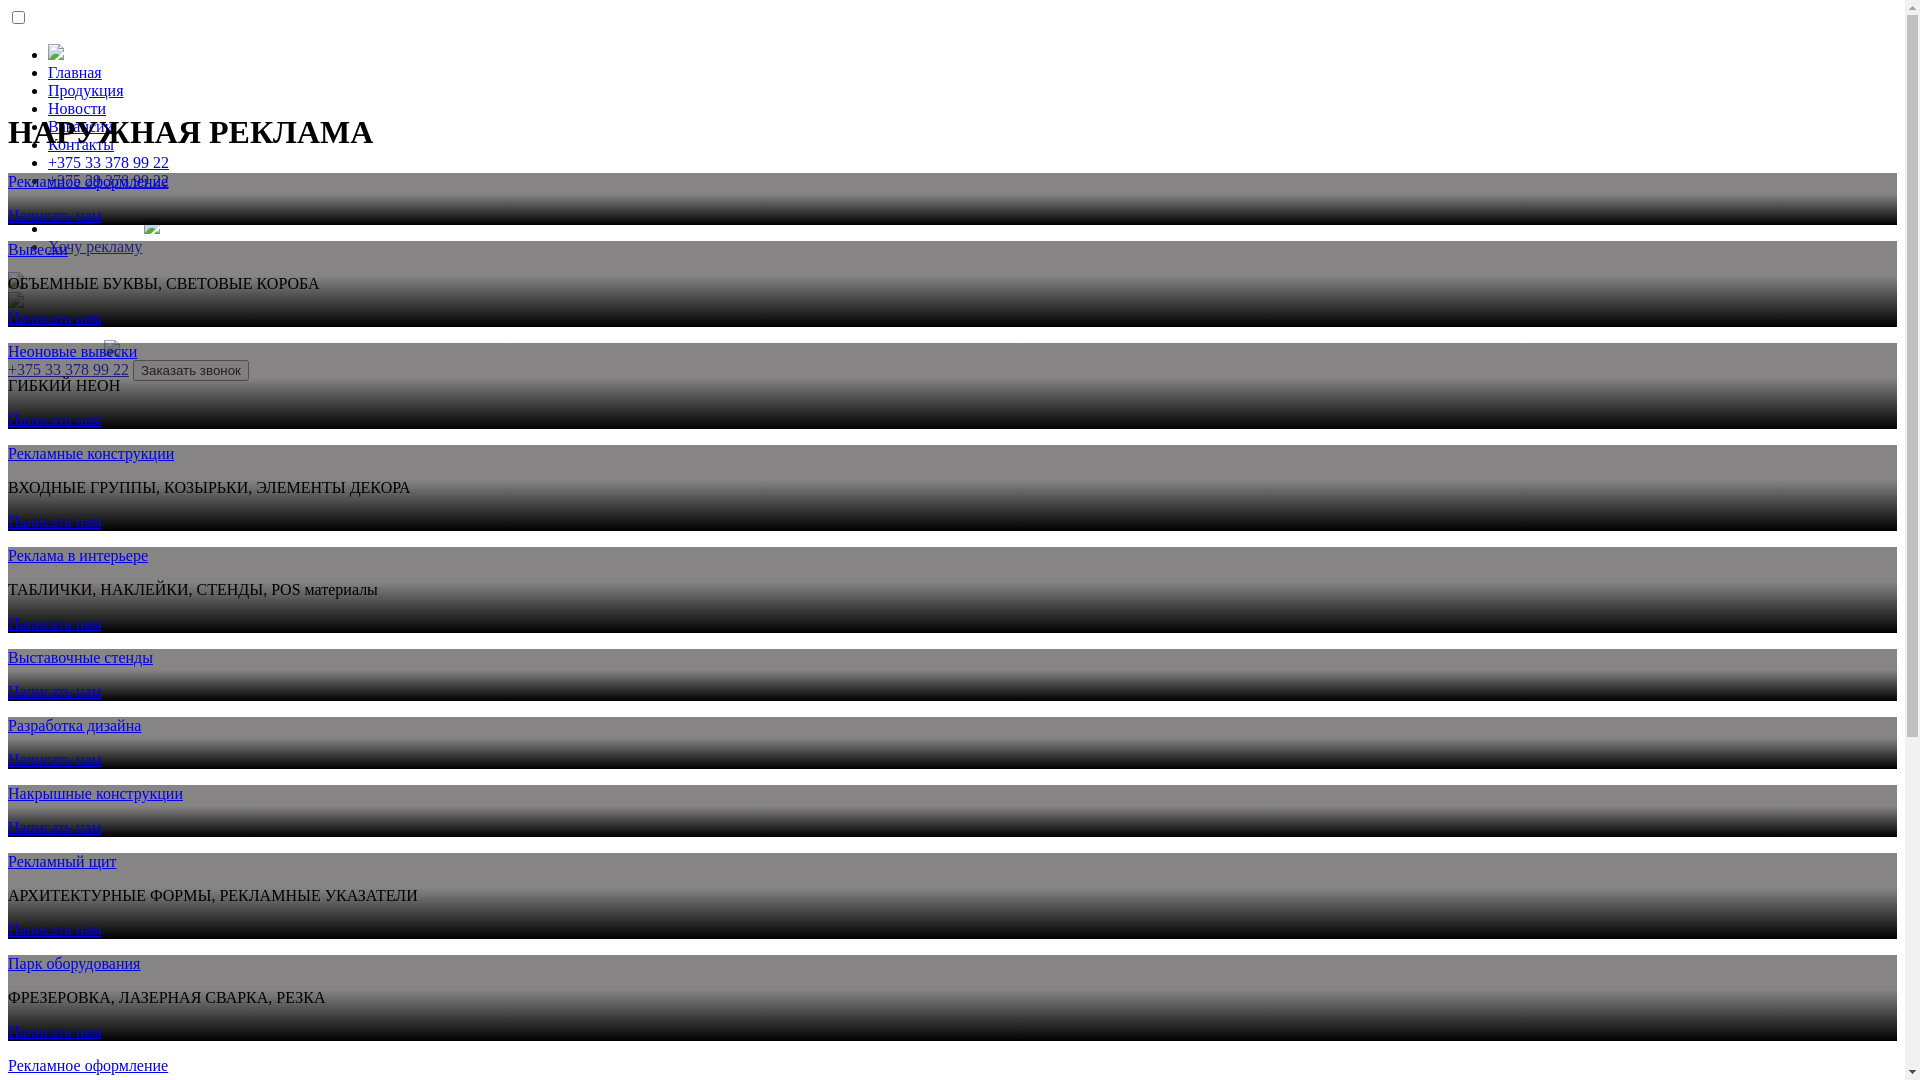 This screenshot has height=1080, width=1920. I want to click on '+375 33 378 99 22', so click(68, 369).